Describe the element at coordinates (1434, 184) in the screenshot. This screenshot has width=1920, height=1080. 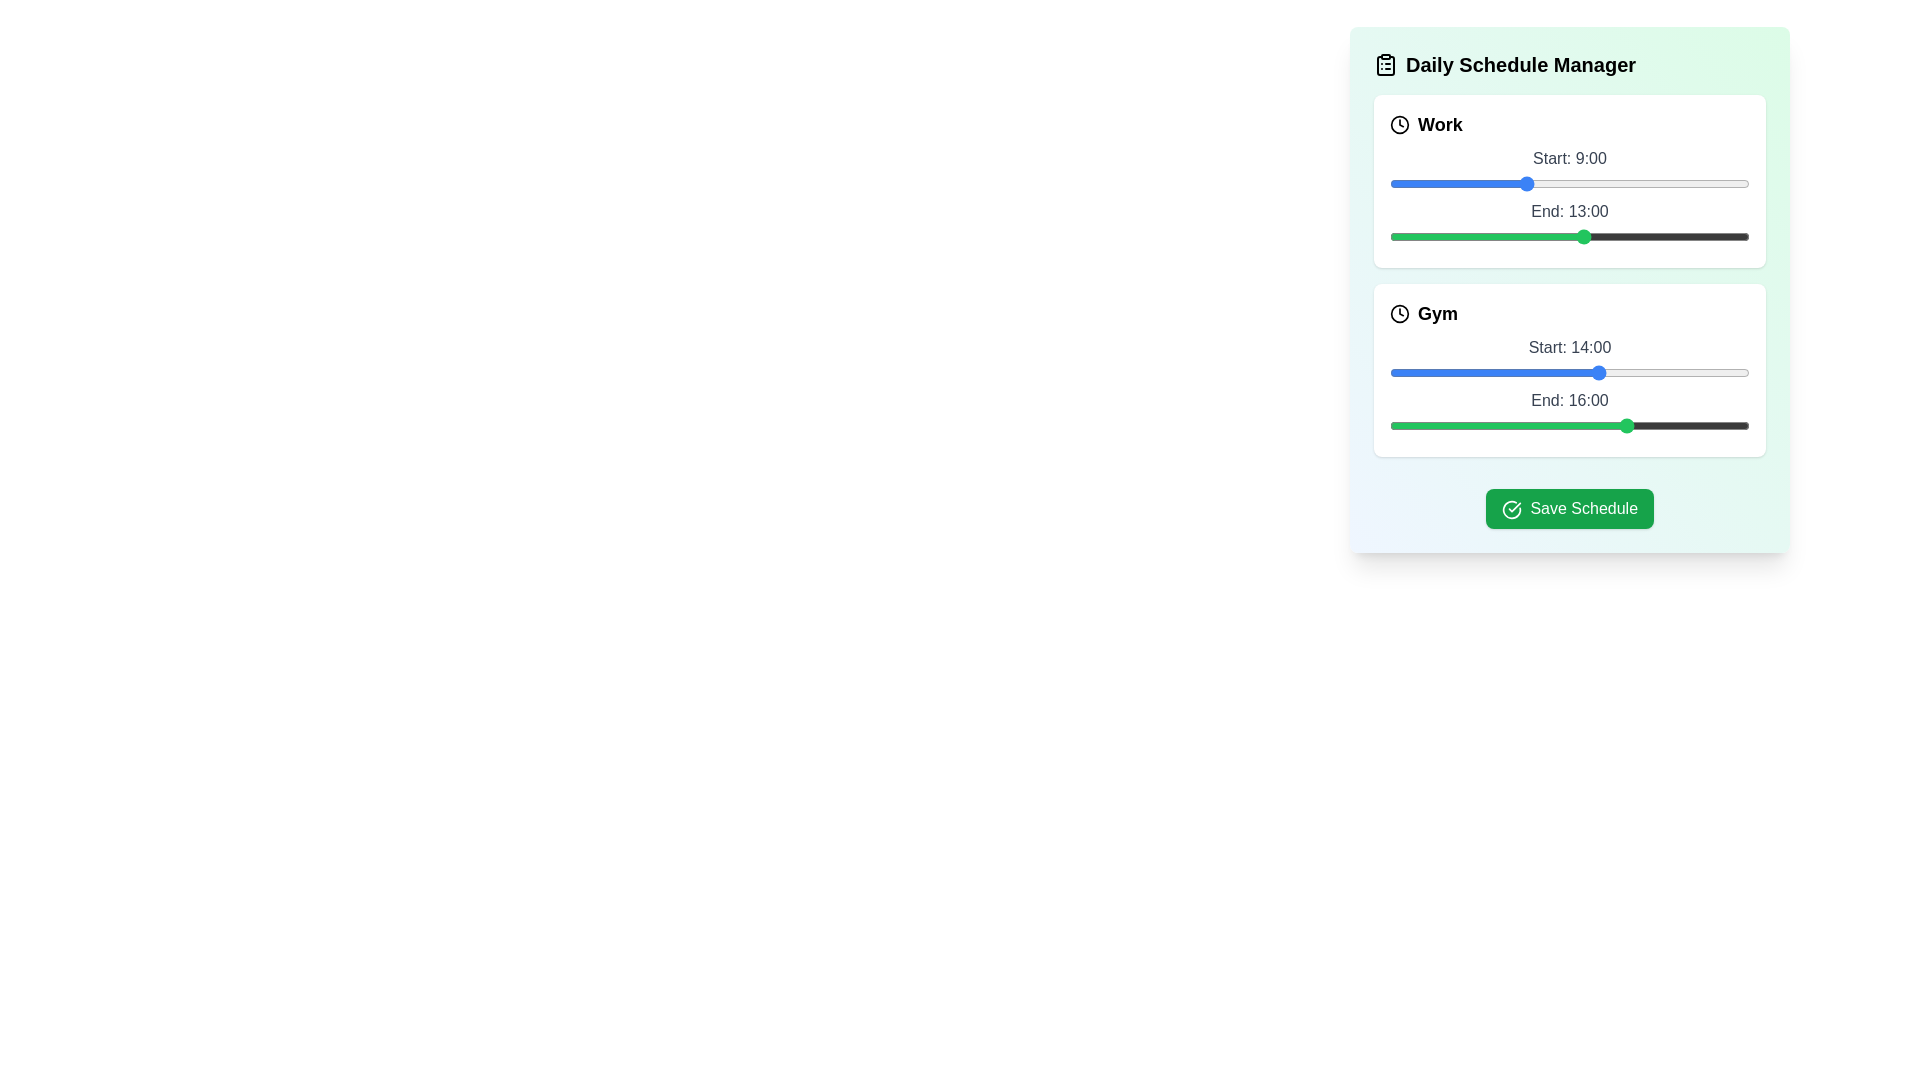
I see `the start time of the 'Work' task to 3 hours using the slider` at that location.